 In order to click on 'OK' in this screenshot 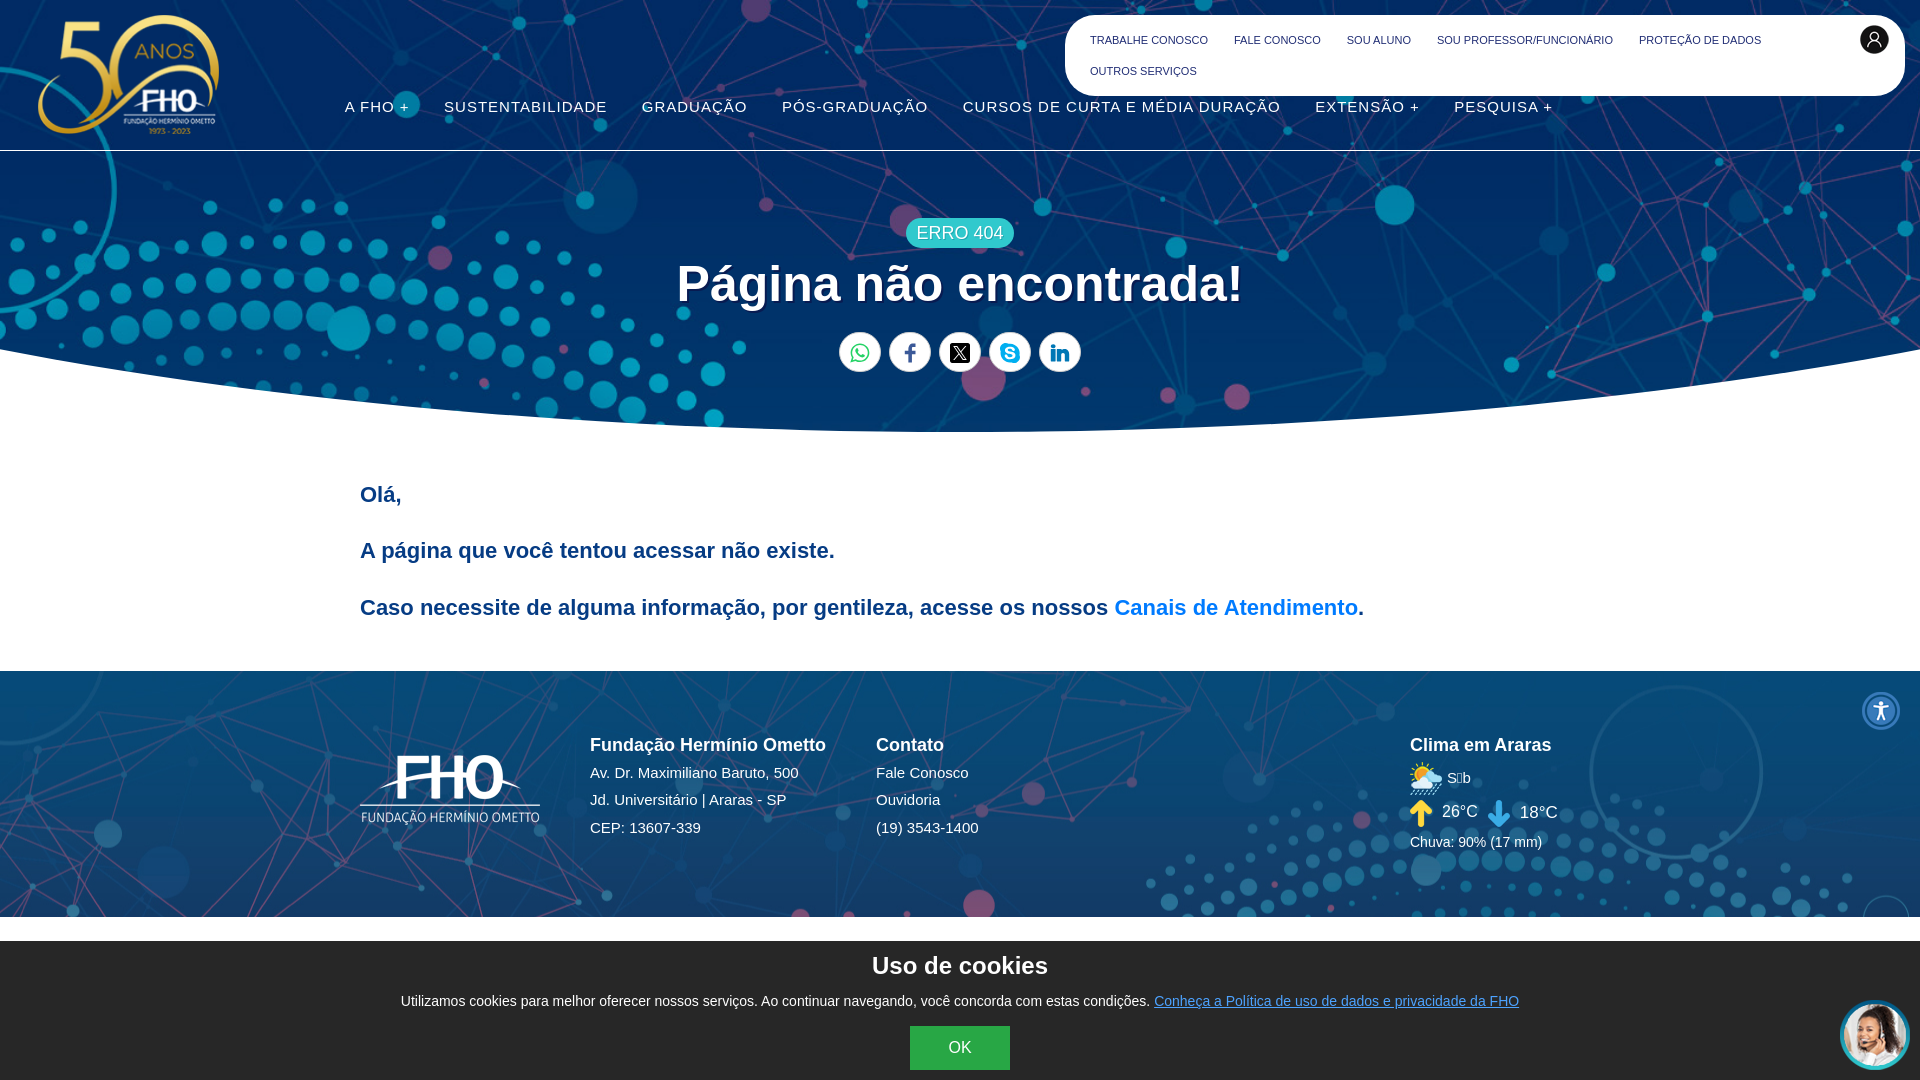, I will do `click(909, 1047)`.